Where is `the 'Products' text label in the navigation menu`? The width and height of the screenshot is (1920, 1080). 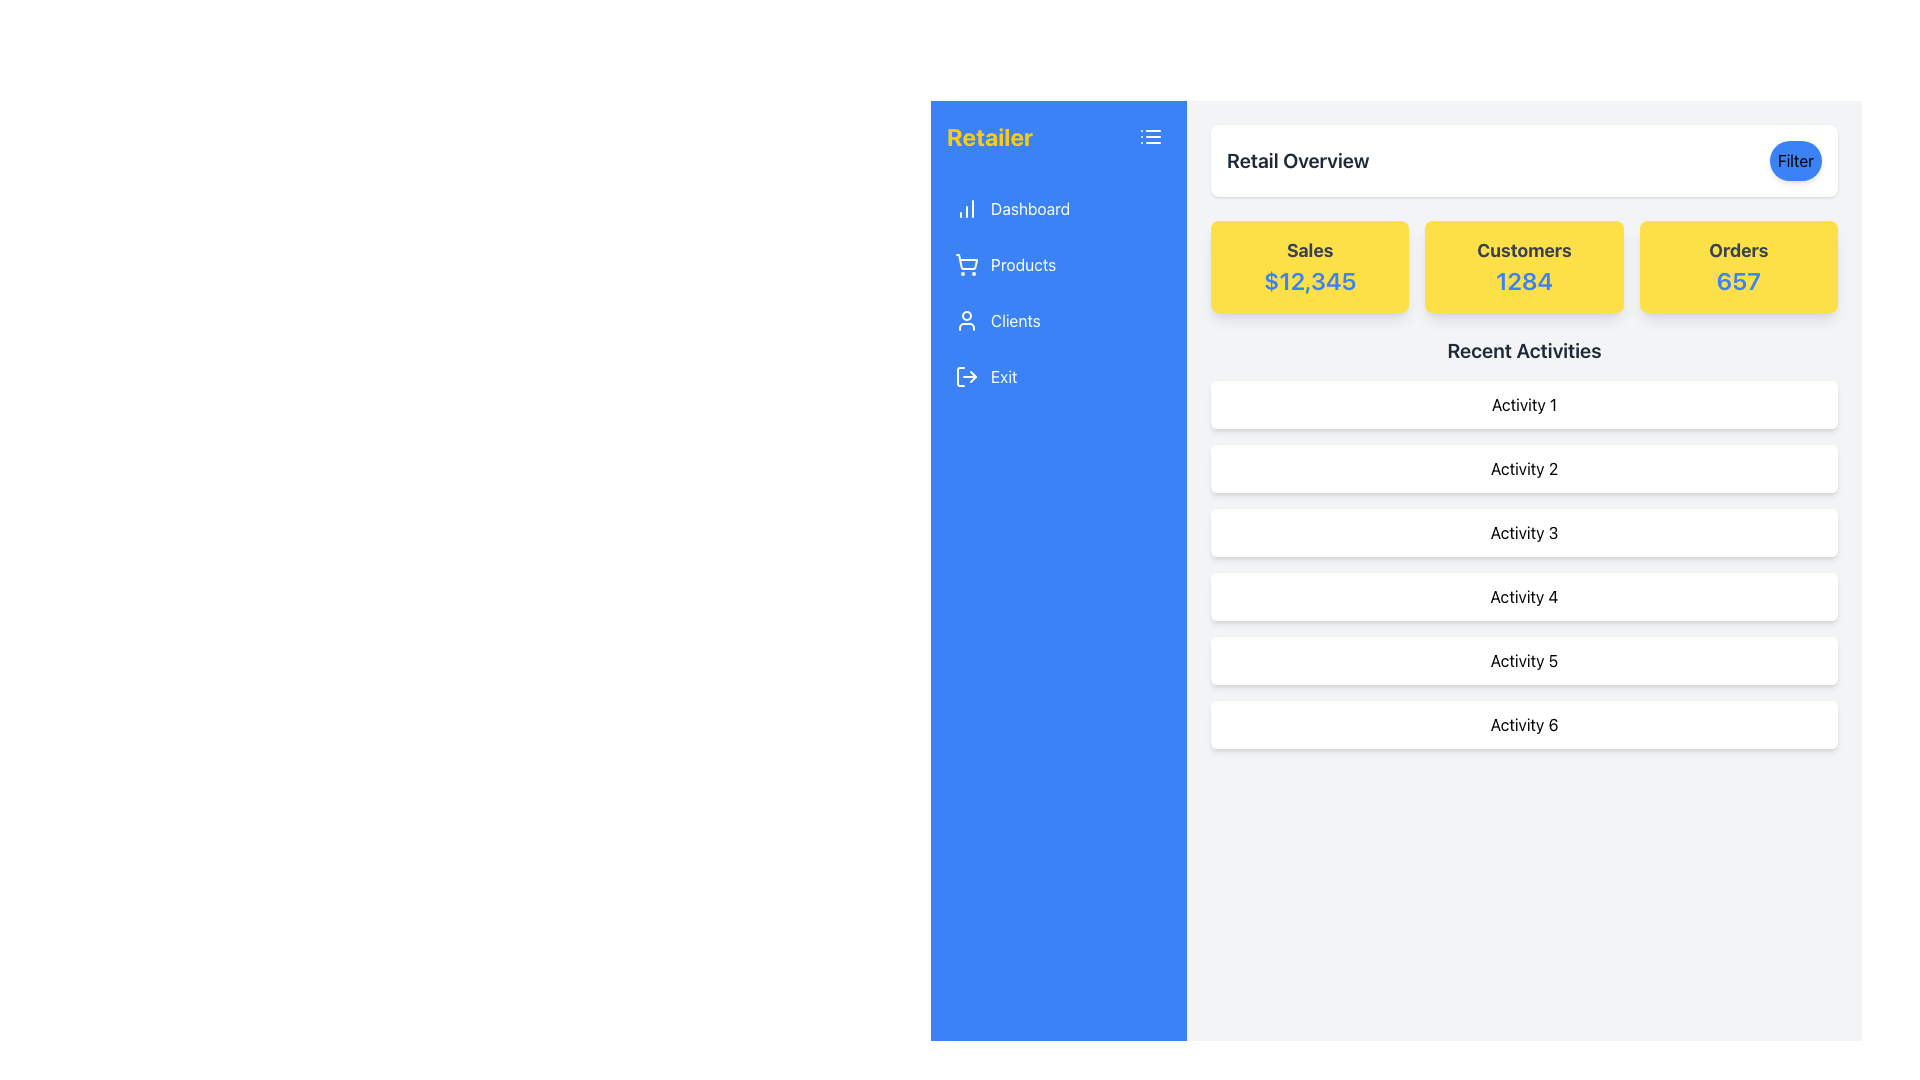
the 'Products' text label in the navigation menu is located at coordinates (1023, 264).